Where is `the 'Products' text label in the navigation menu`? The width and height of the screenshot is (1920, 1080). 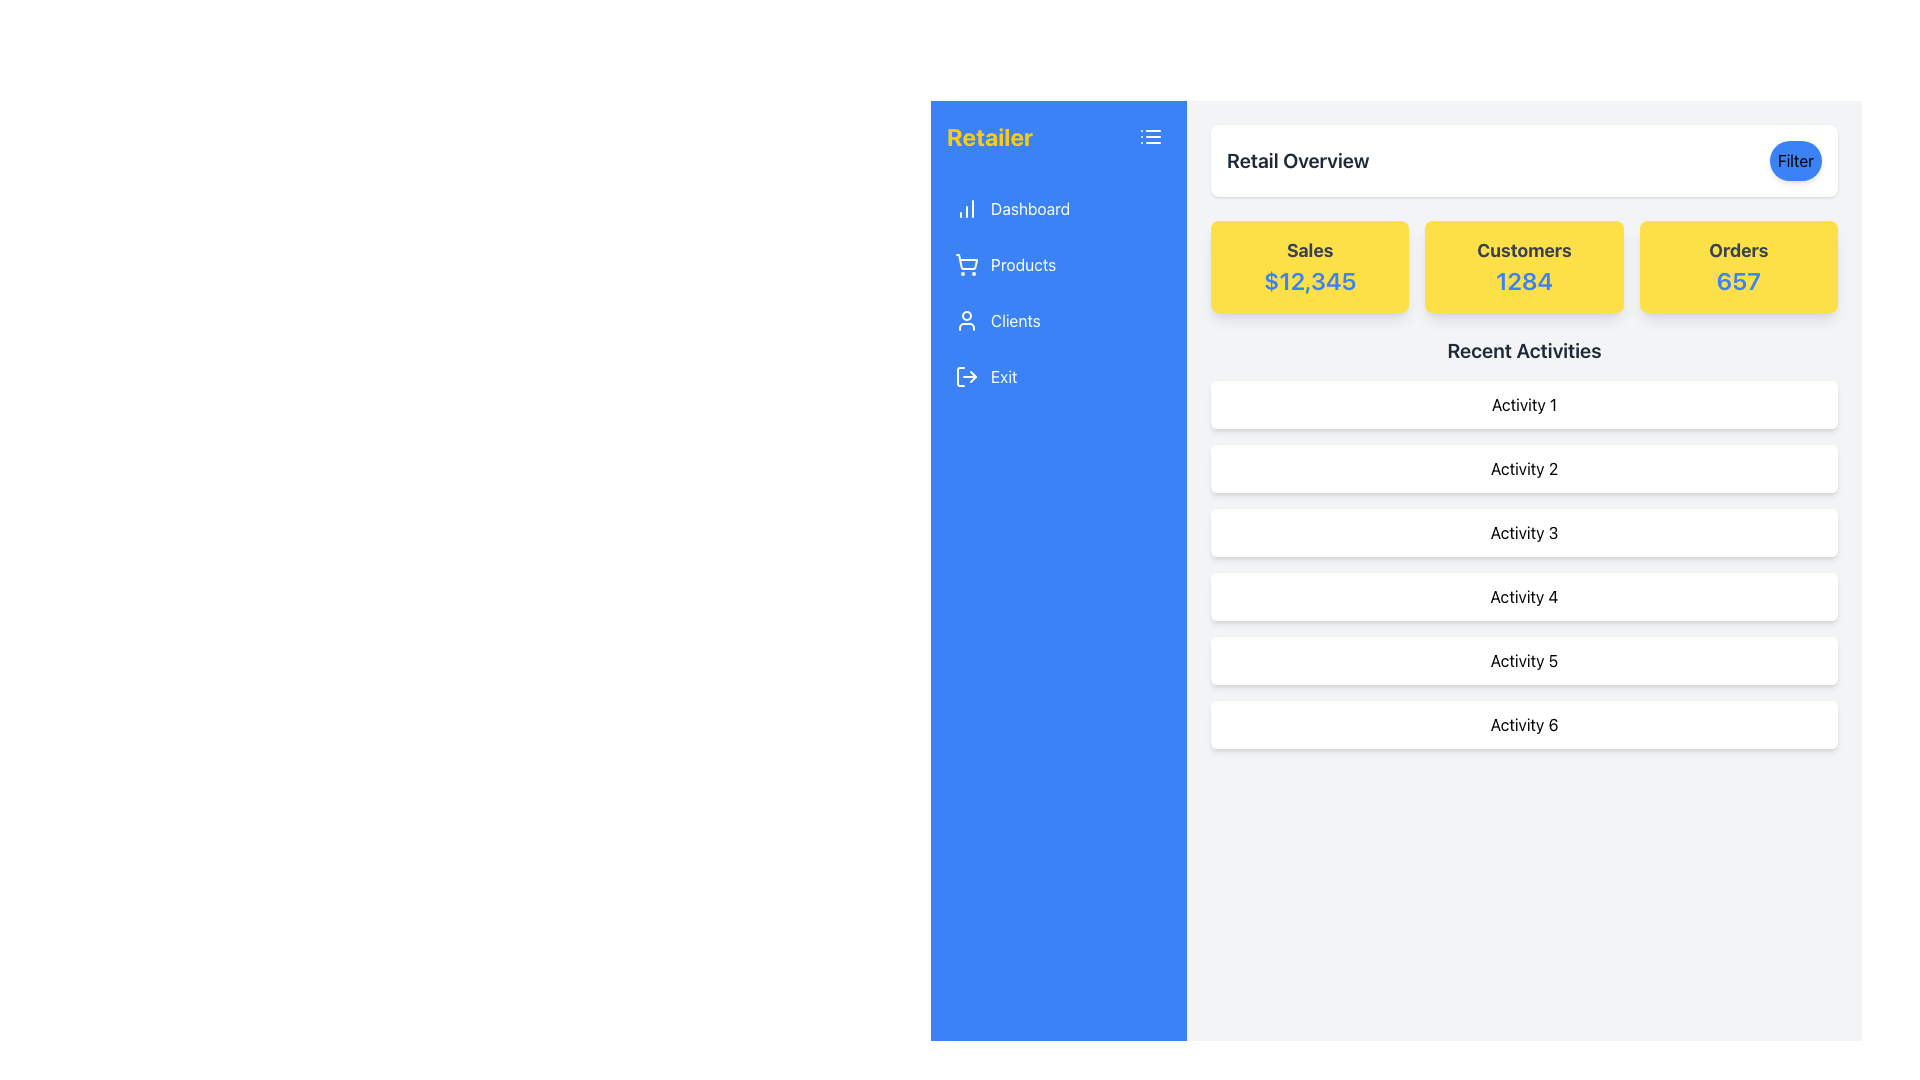
the 'Products' text label in the navigation menu is located at coordinates (1023, 264).